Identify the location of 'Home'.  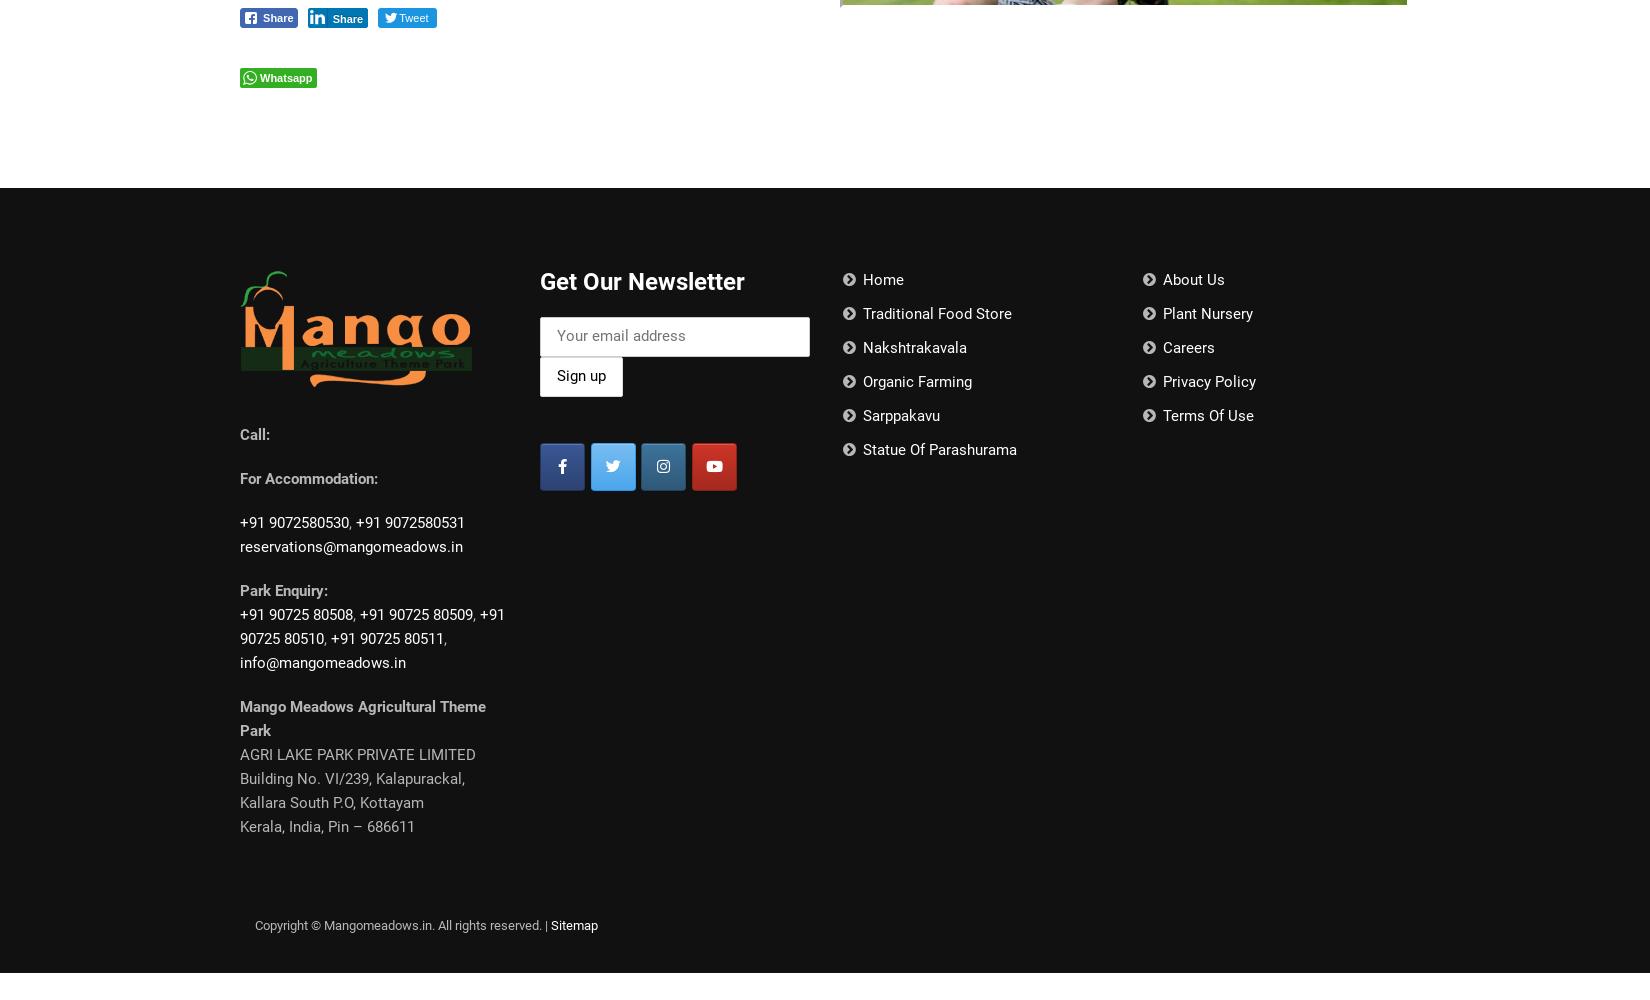
(881, 280).